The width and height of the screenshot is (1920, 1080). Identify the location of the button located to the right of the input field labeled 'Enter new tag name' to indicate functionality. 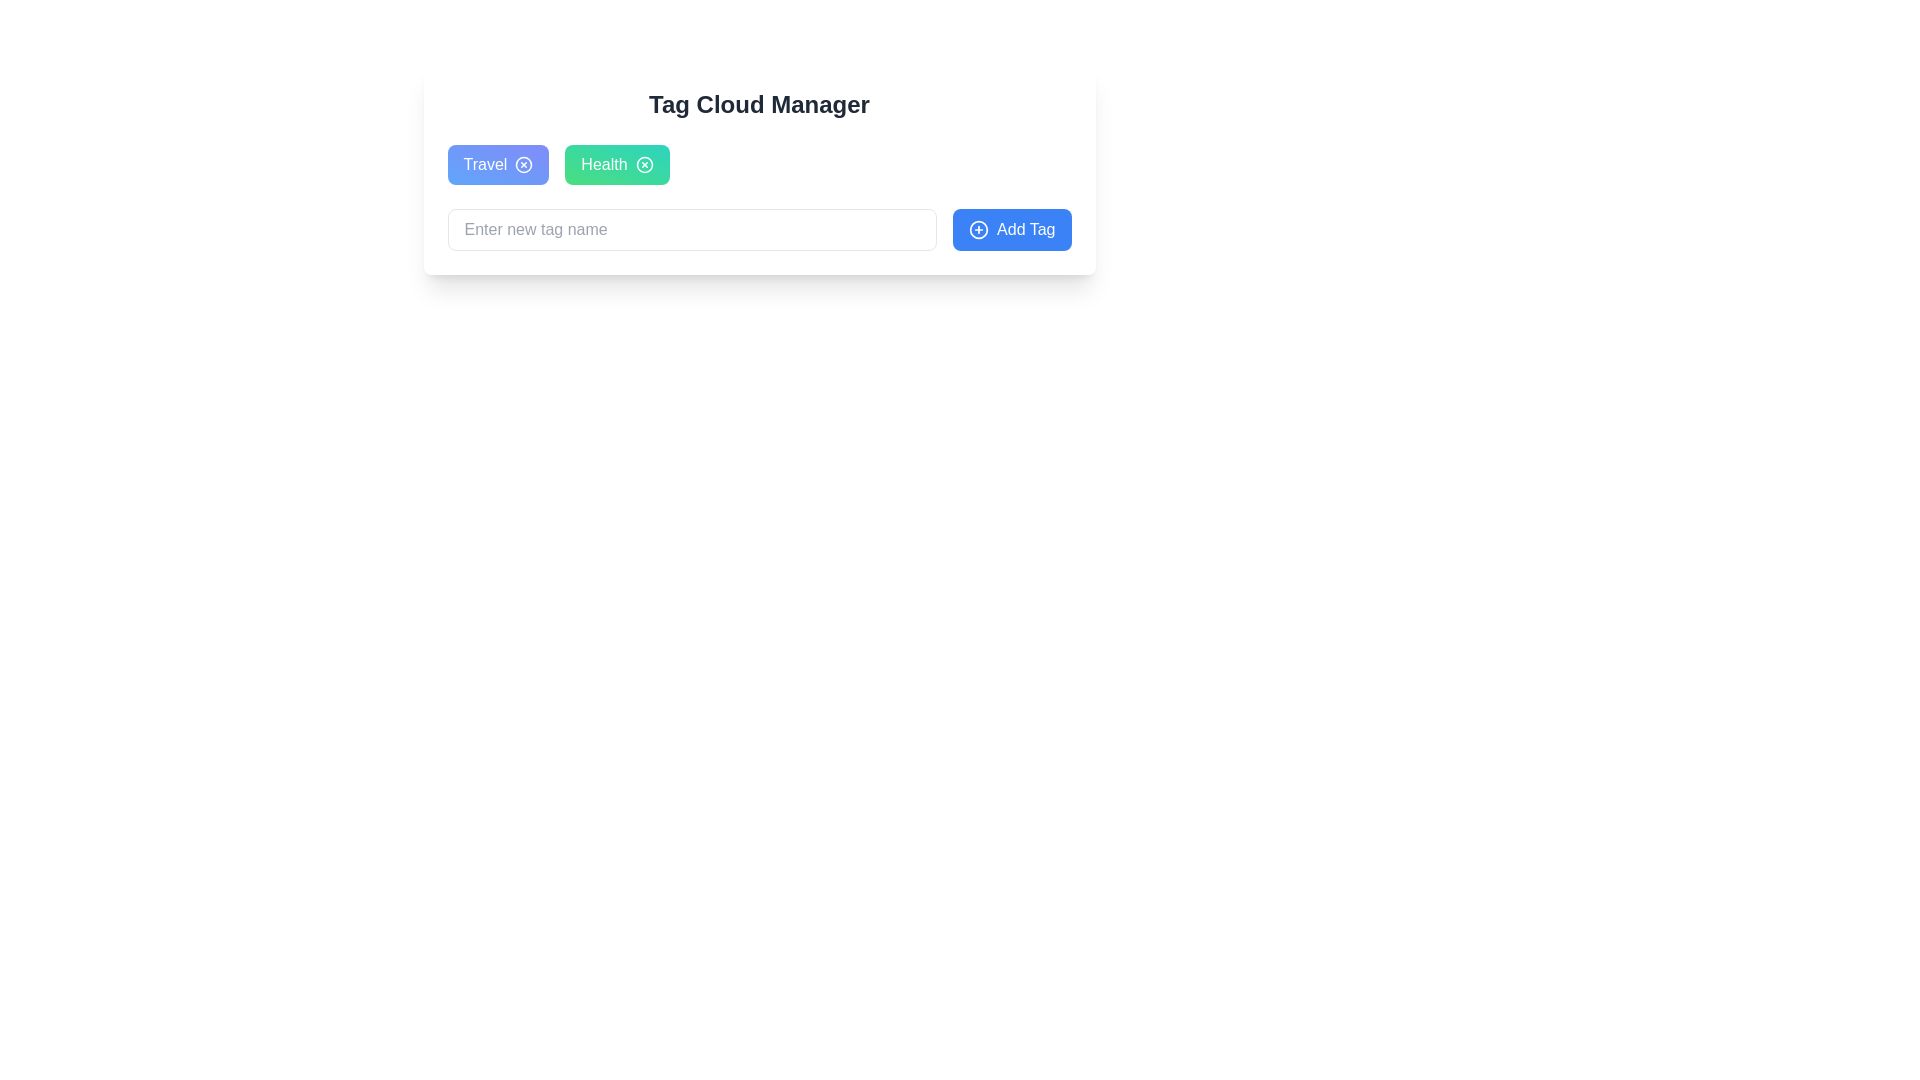
(1012, 229).